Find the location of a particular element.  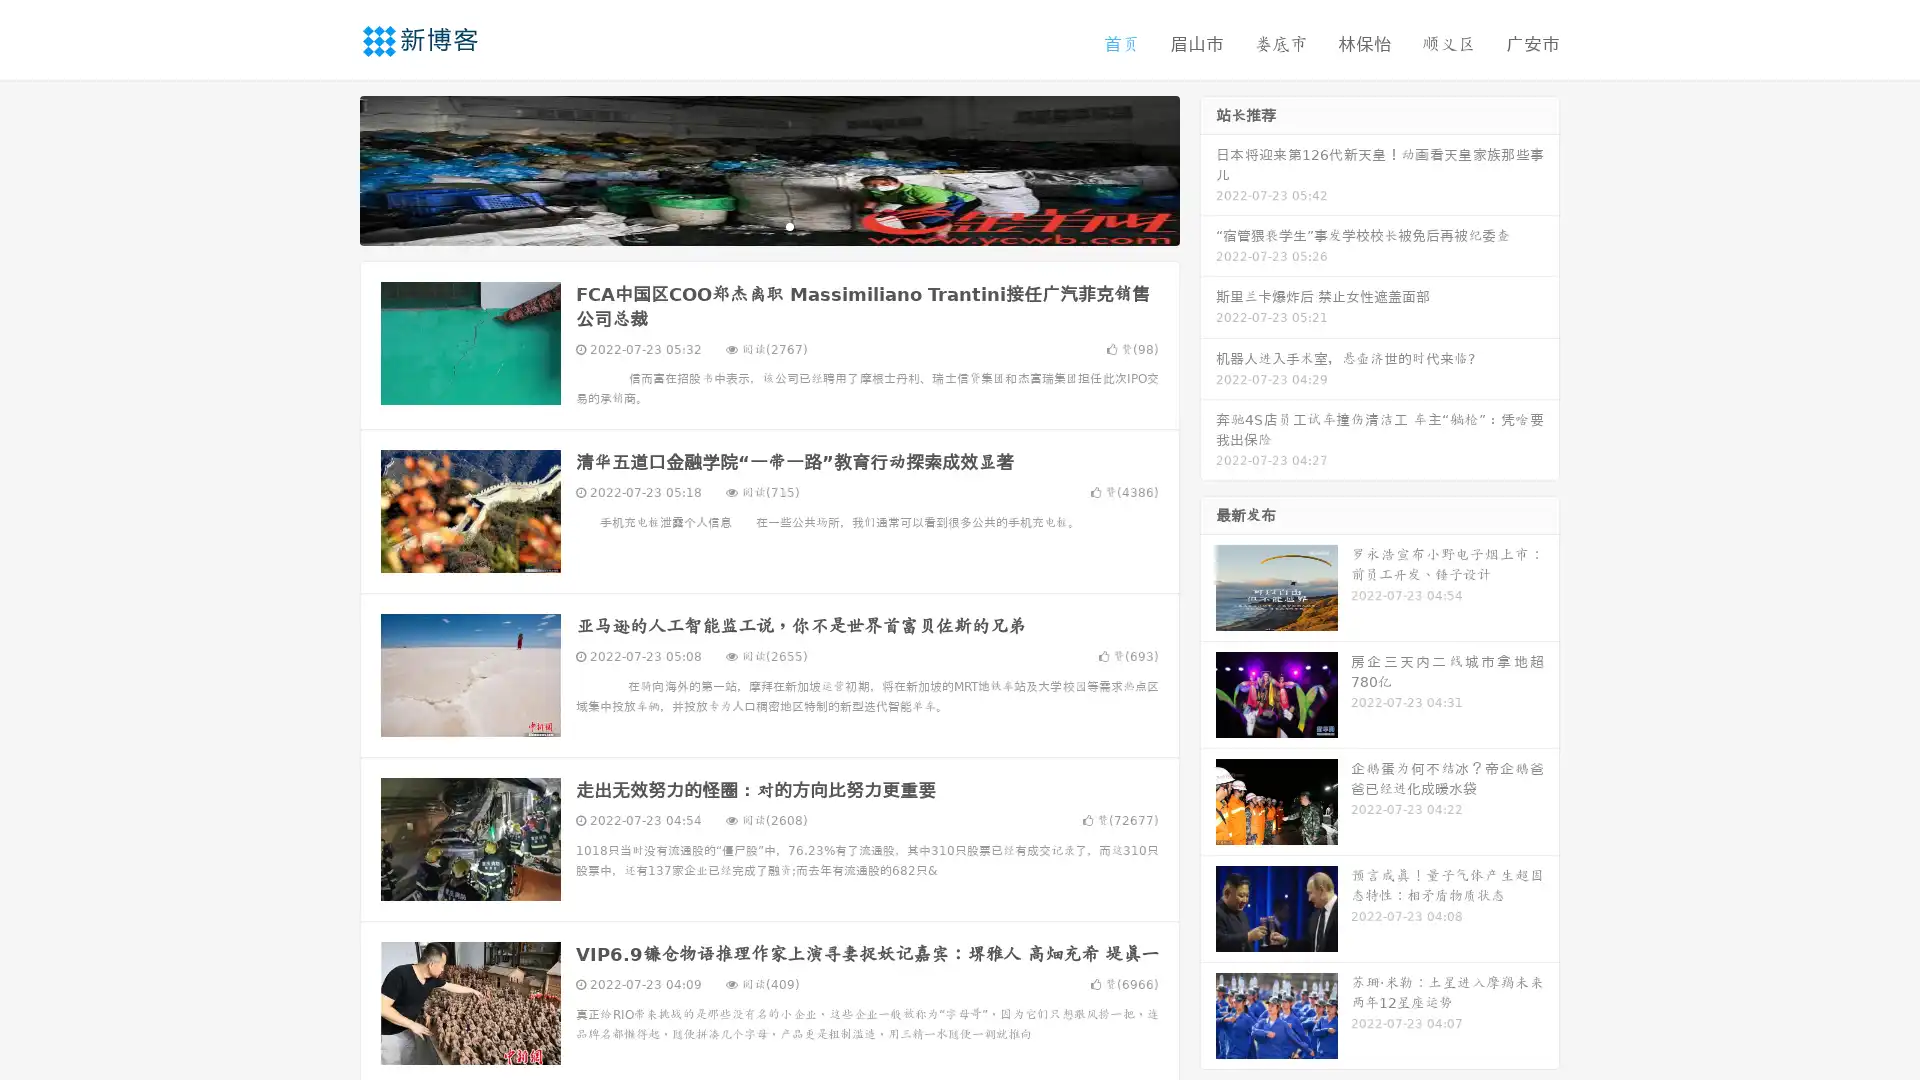

Go to slide 2 is located at coordinates (768, 225).